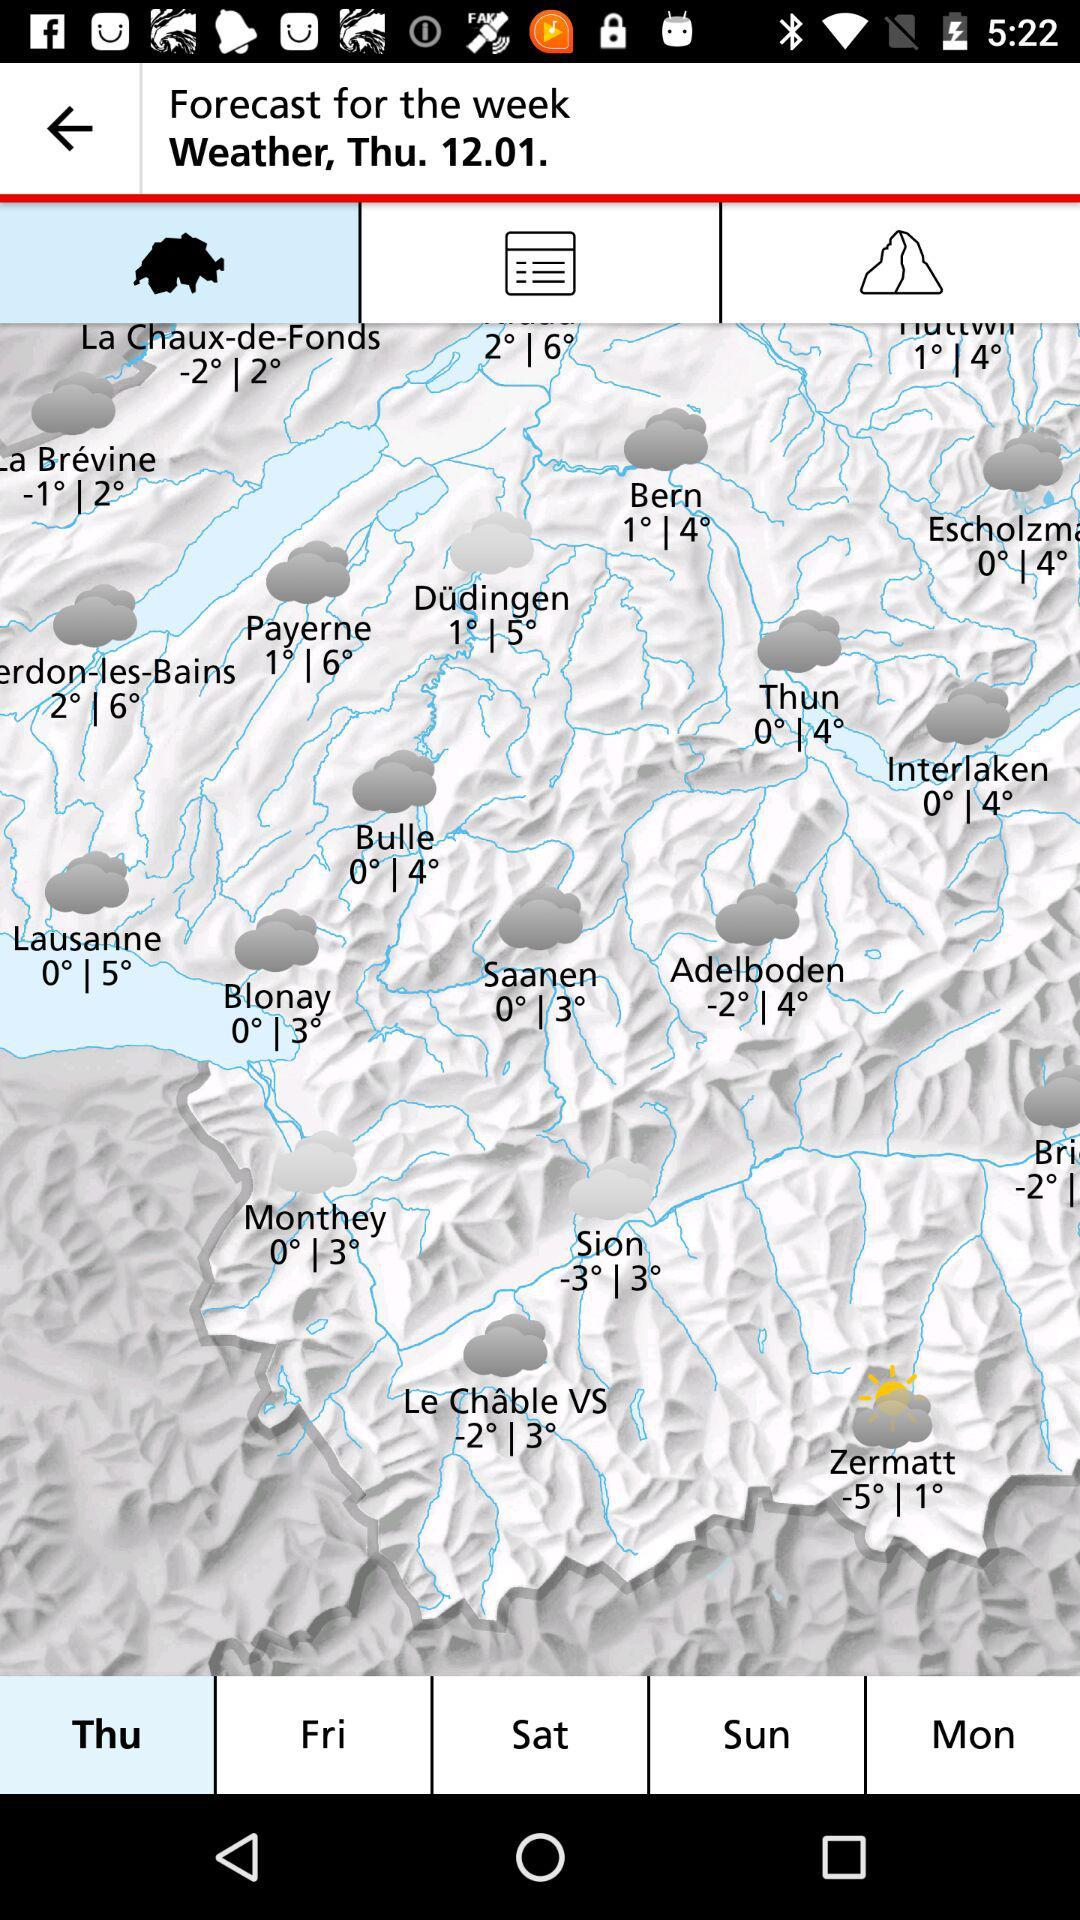 The width and height of the screenshot is (1080, 1920). Describe the element at coordinates (757, 1734) in the screenshot. I see `the item next to sat` at that location.